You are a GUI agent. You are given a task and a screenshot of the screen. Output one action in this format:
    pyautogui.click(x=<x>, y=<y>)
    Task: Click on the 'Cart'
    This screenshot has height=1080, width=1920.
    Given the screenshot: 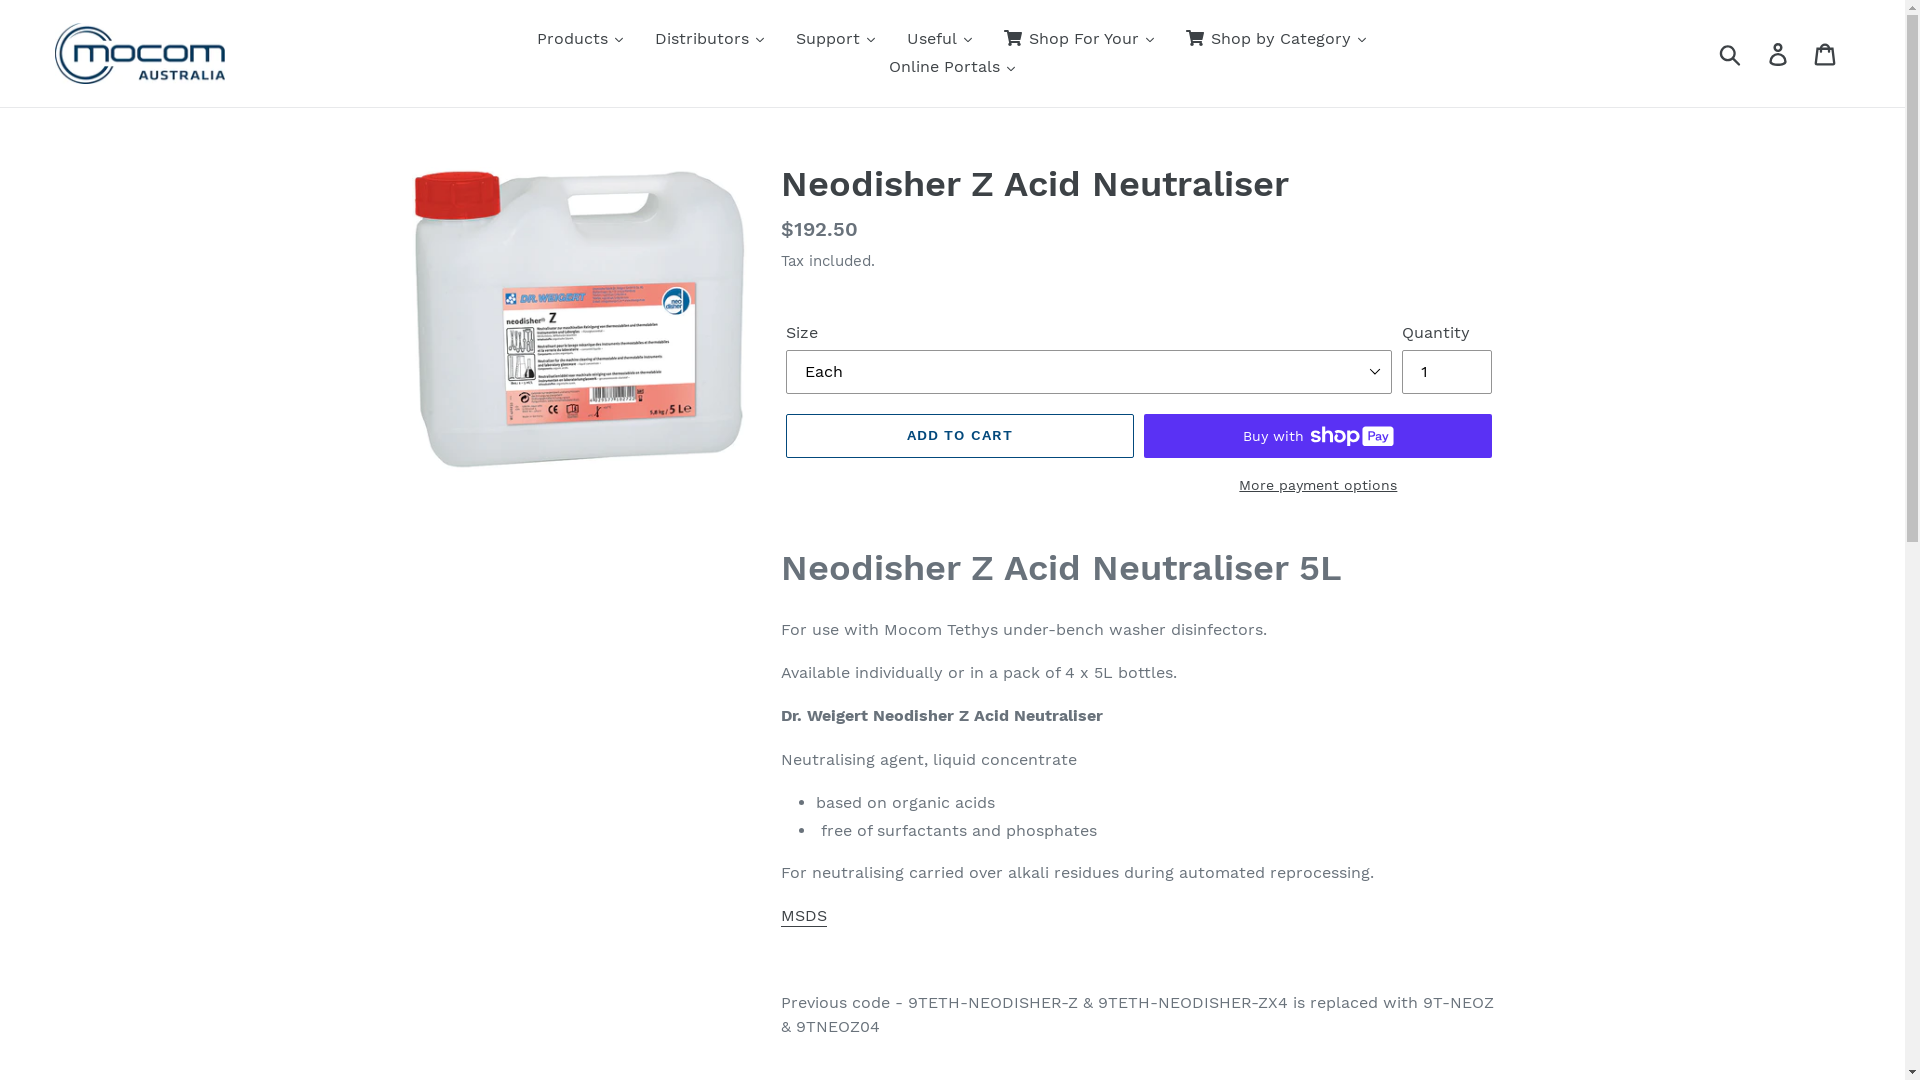 What is the action you would take?
    pyautogui.click(x=1803, y=52)
    